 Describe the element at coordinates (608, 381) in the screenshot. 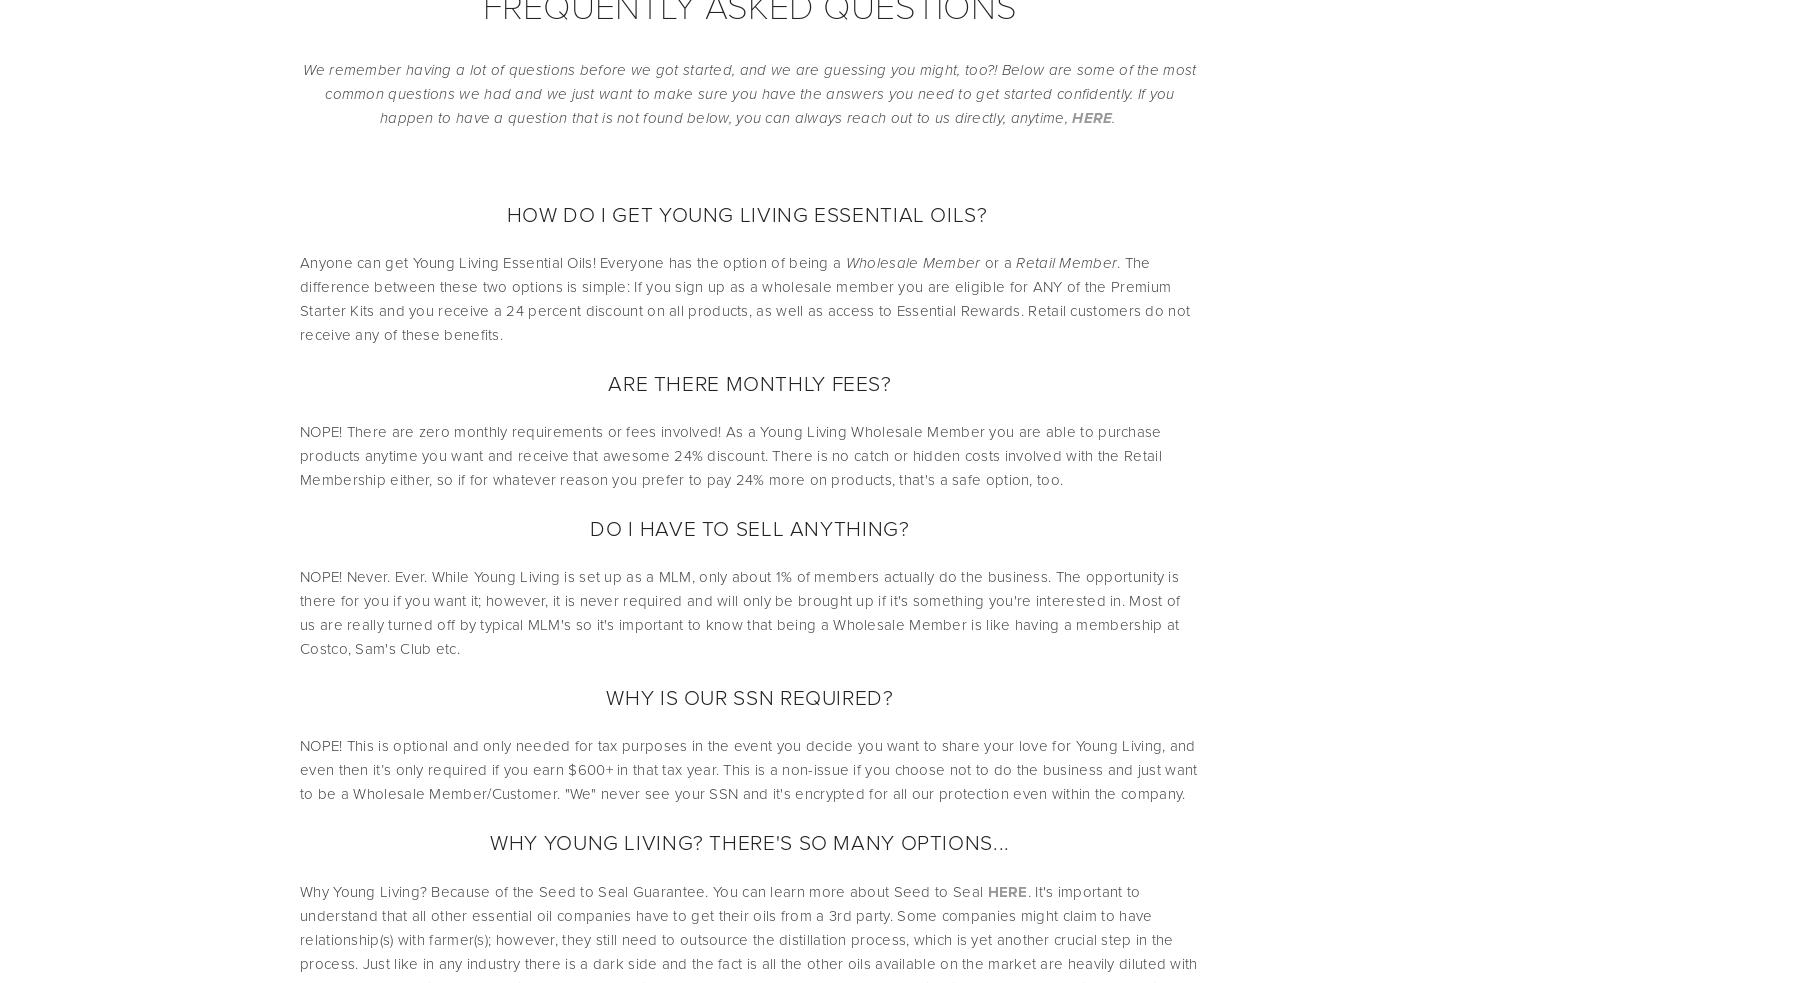

I see `'ARE THERE MONTHLY FEES?'` at that location.